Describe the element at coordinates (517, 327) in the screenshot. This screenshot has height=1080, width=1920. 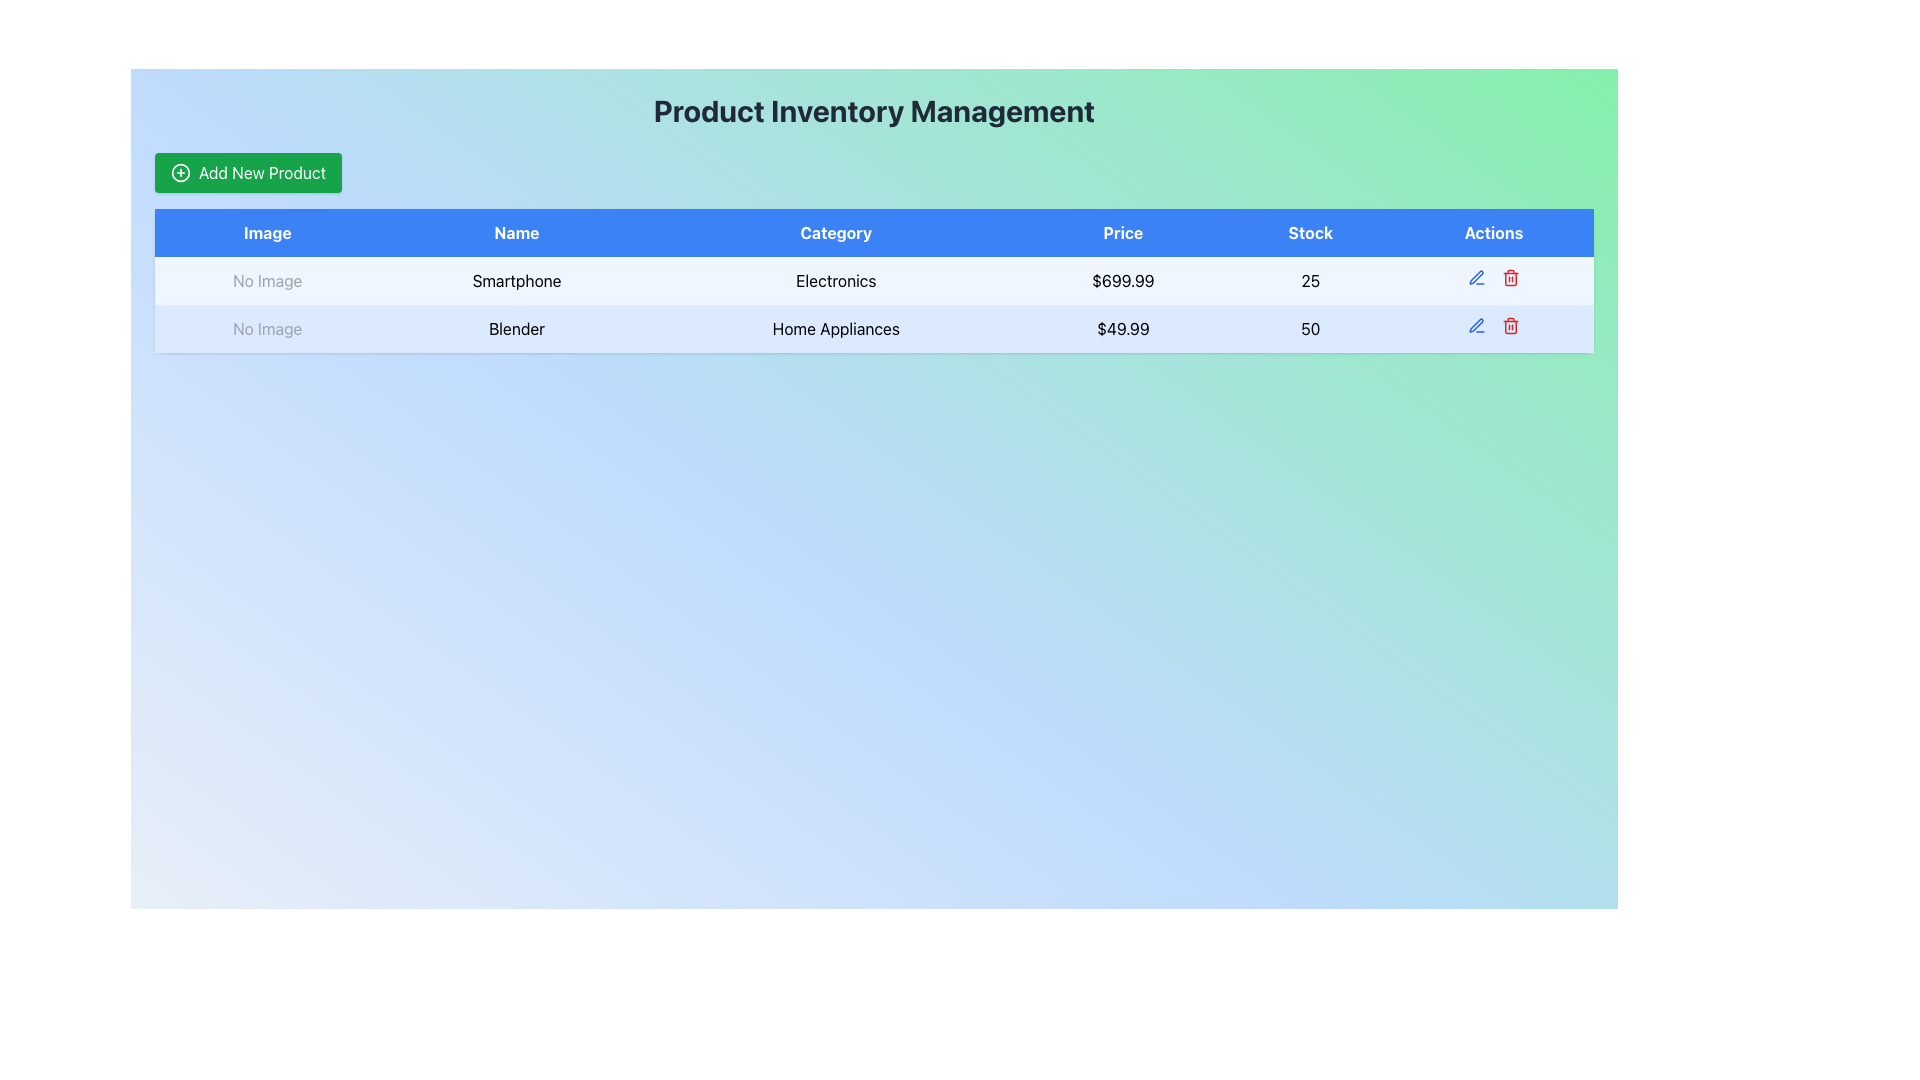
I see `the text element displaying 'Blender' located in the second row of the table under the 'Name' column, which has a light blue background and is styled with a sans-serif font` at that location.